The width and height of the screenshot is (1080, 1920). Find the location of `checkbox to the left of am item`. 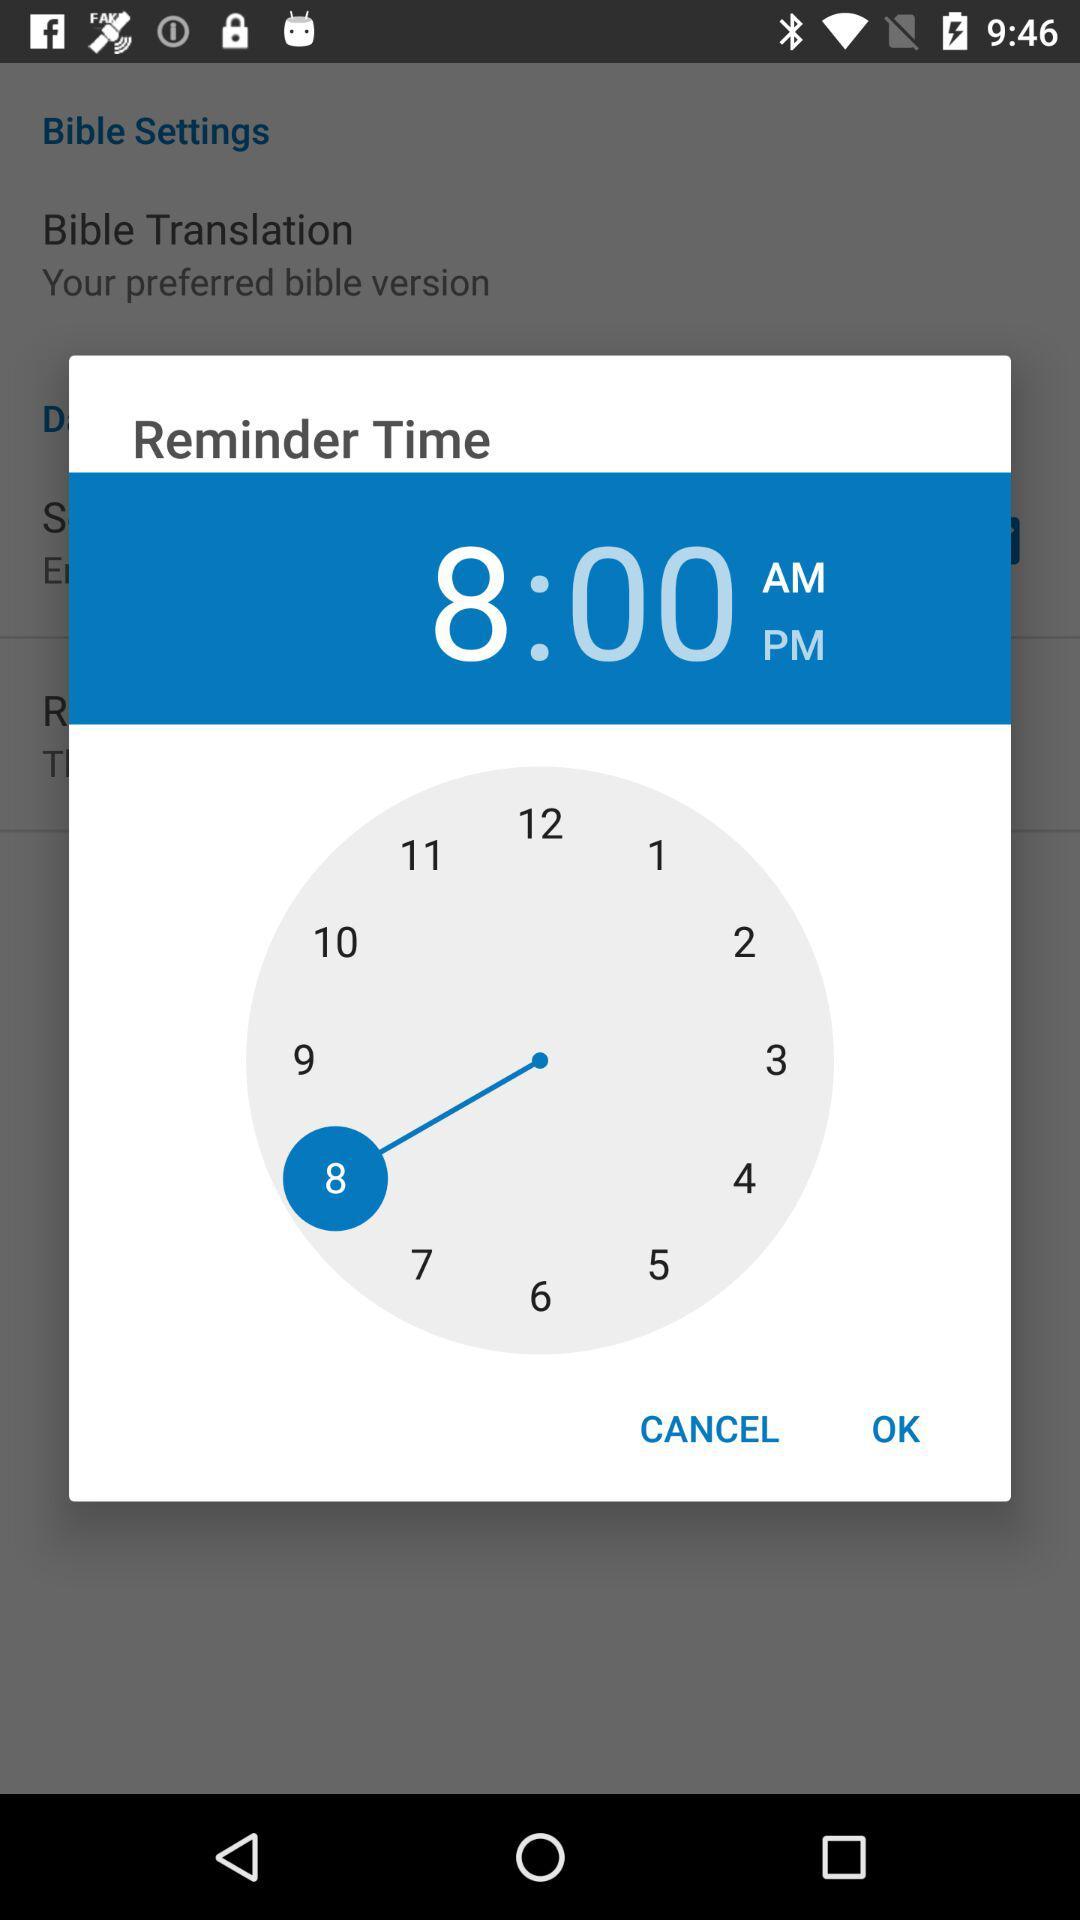

checkbox to the left of am item is located at coordinates (652, 597).